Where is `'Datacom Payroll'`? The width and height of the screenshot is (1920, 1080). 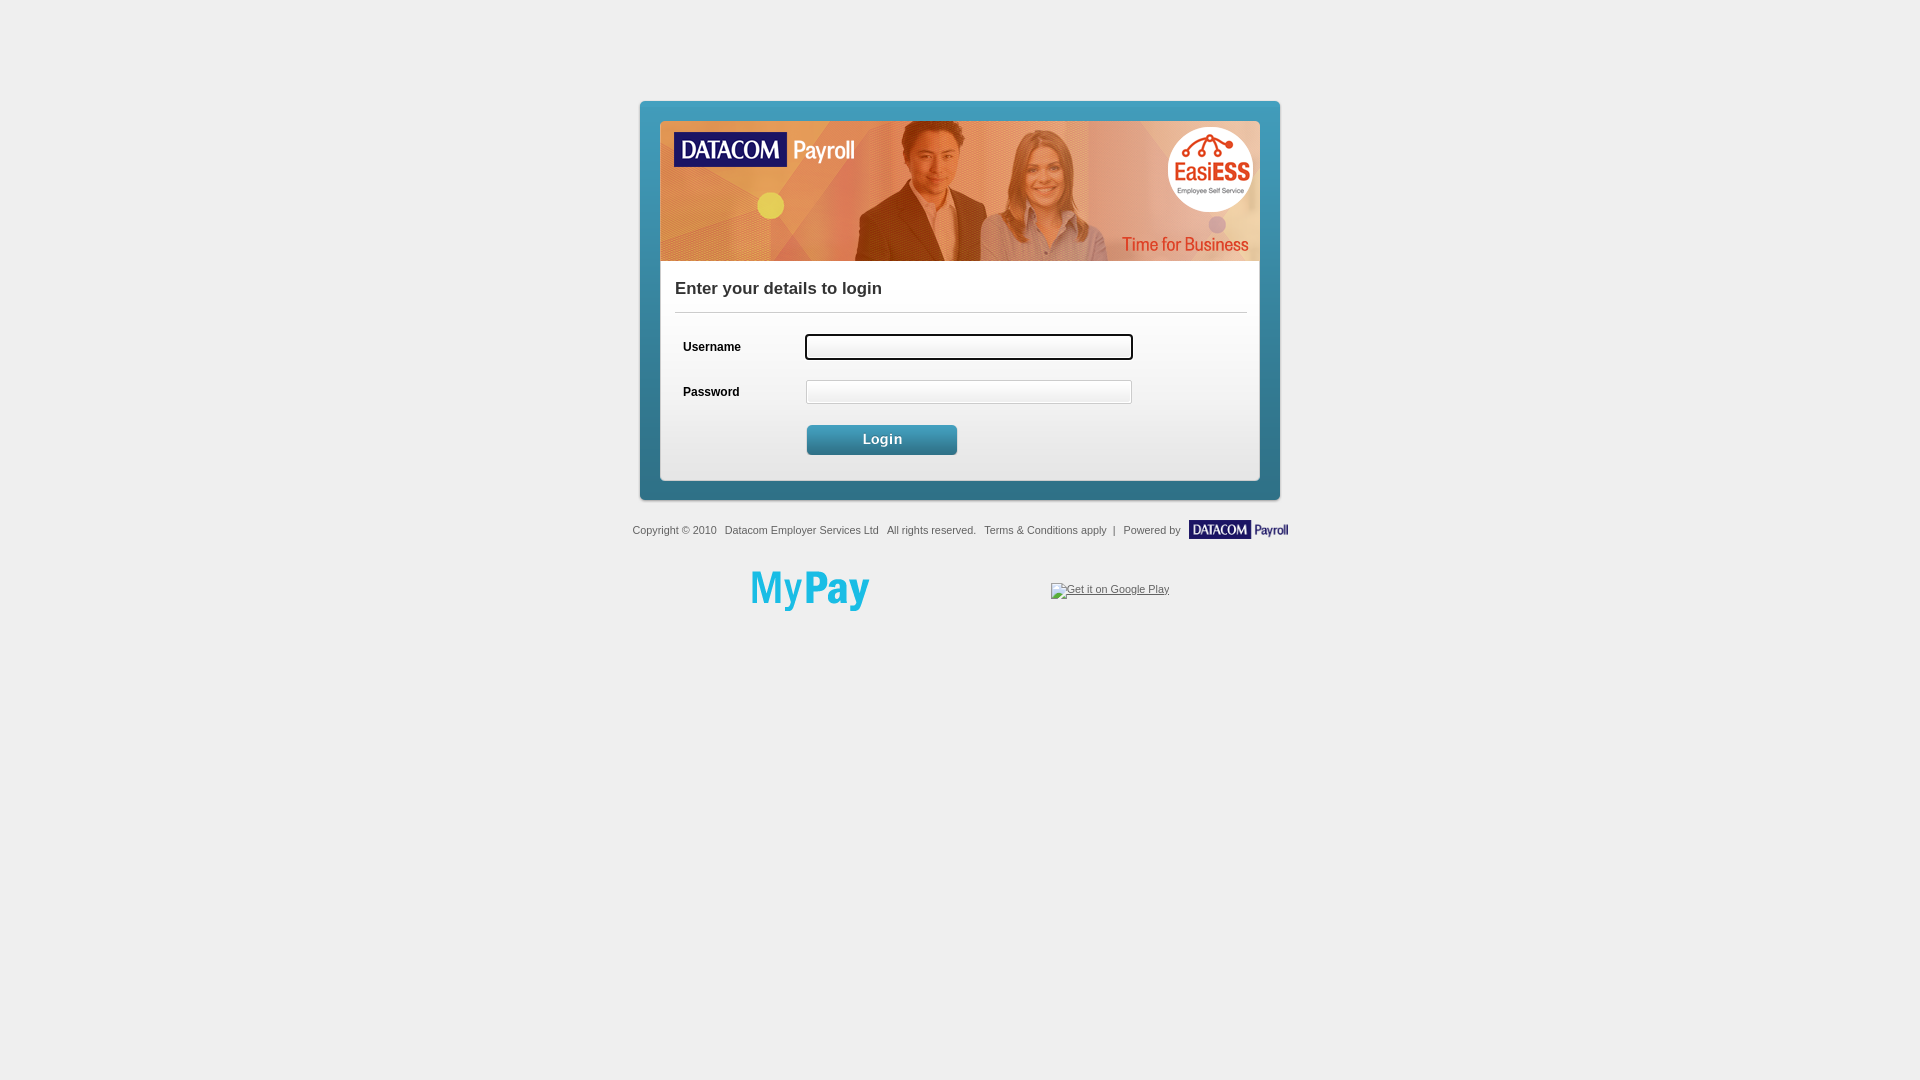
'Datacom Payroll' is located at coordinates (1237, 534).